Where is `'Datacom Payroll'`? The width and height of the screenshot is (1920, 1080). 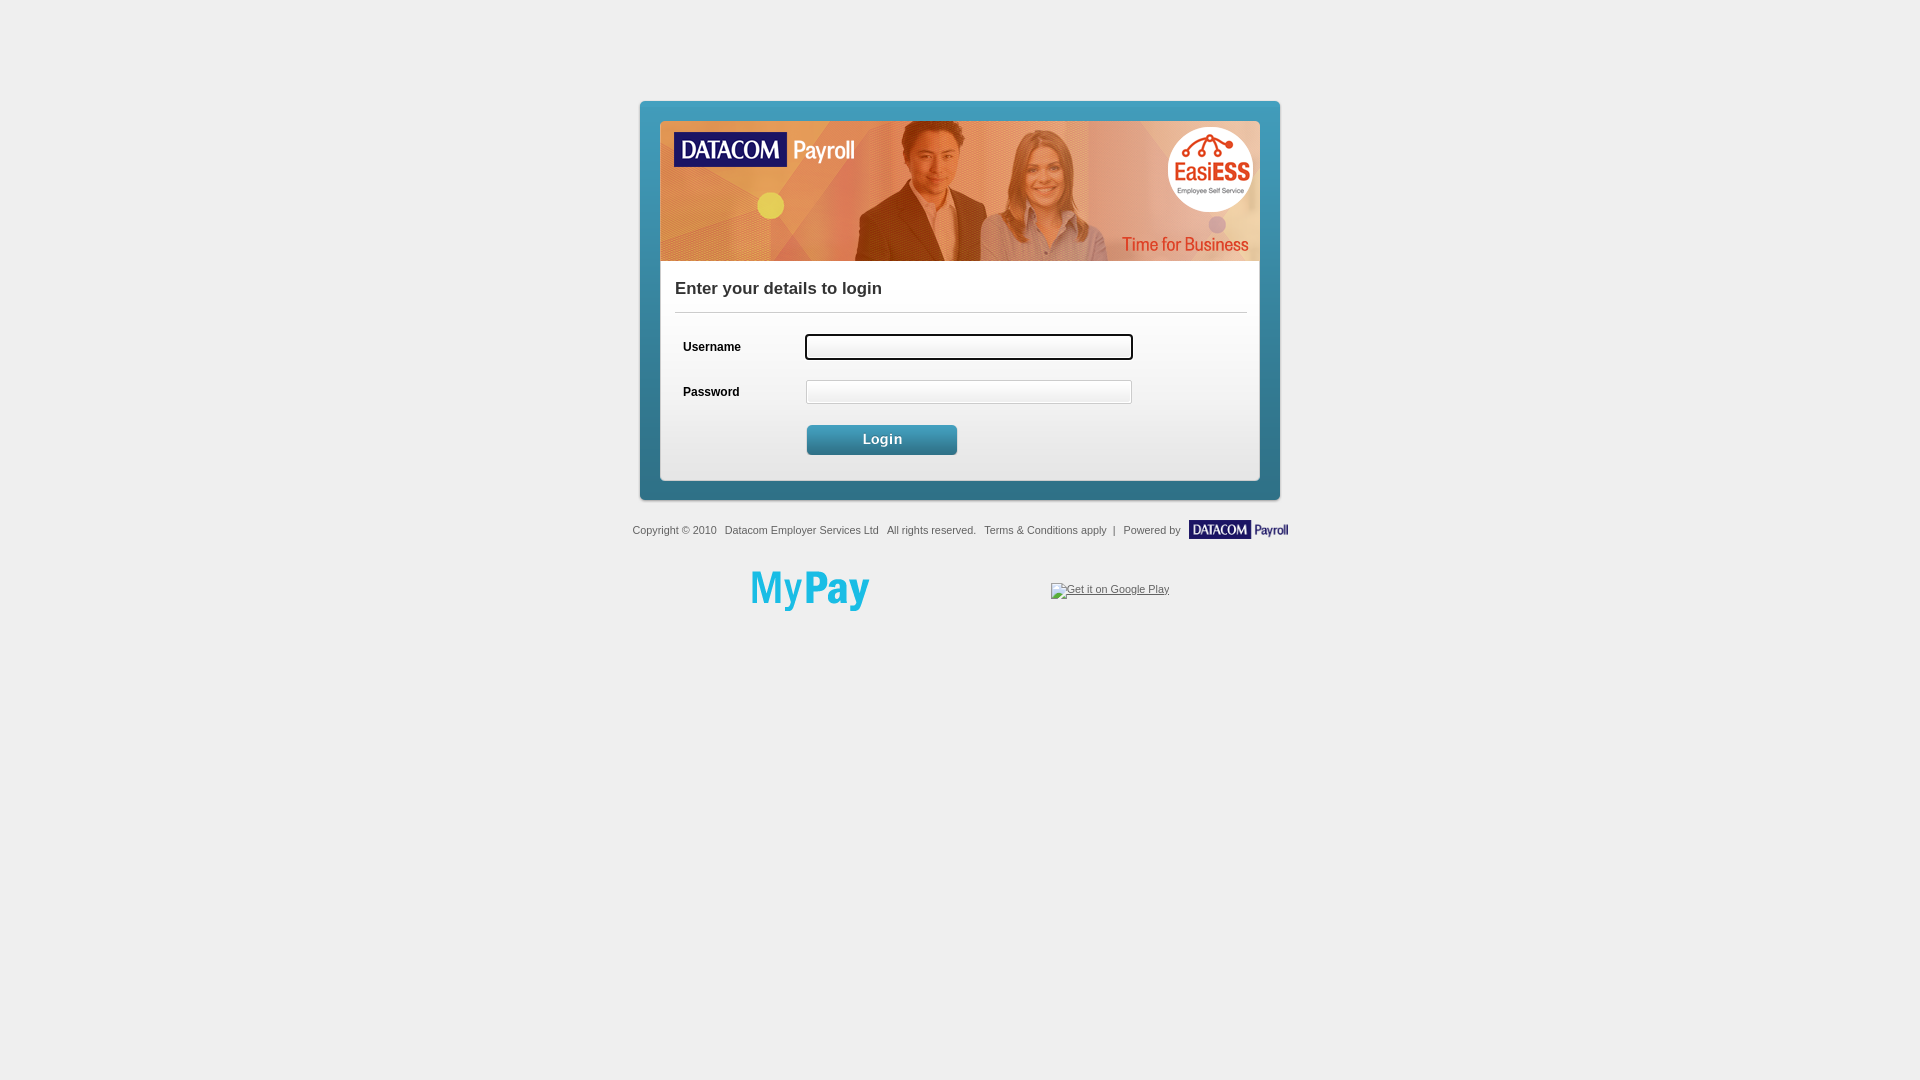
'Datacom Payroll' is located at coordinates (1237, 534).